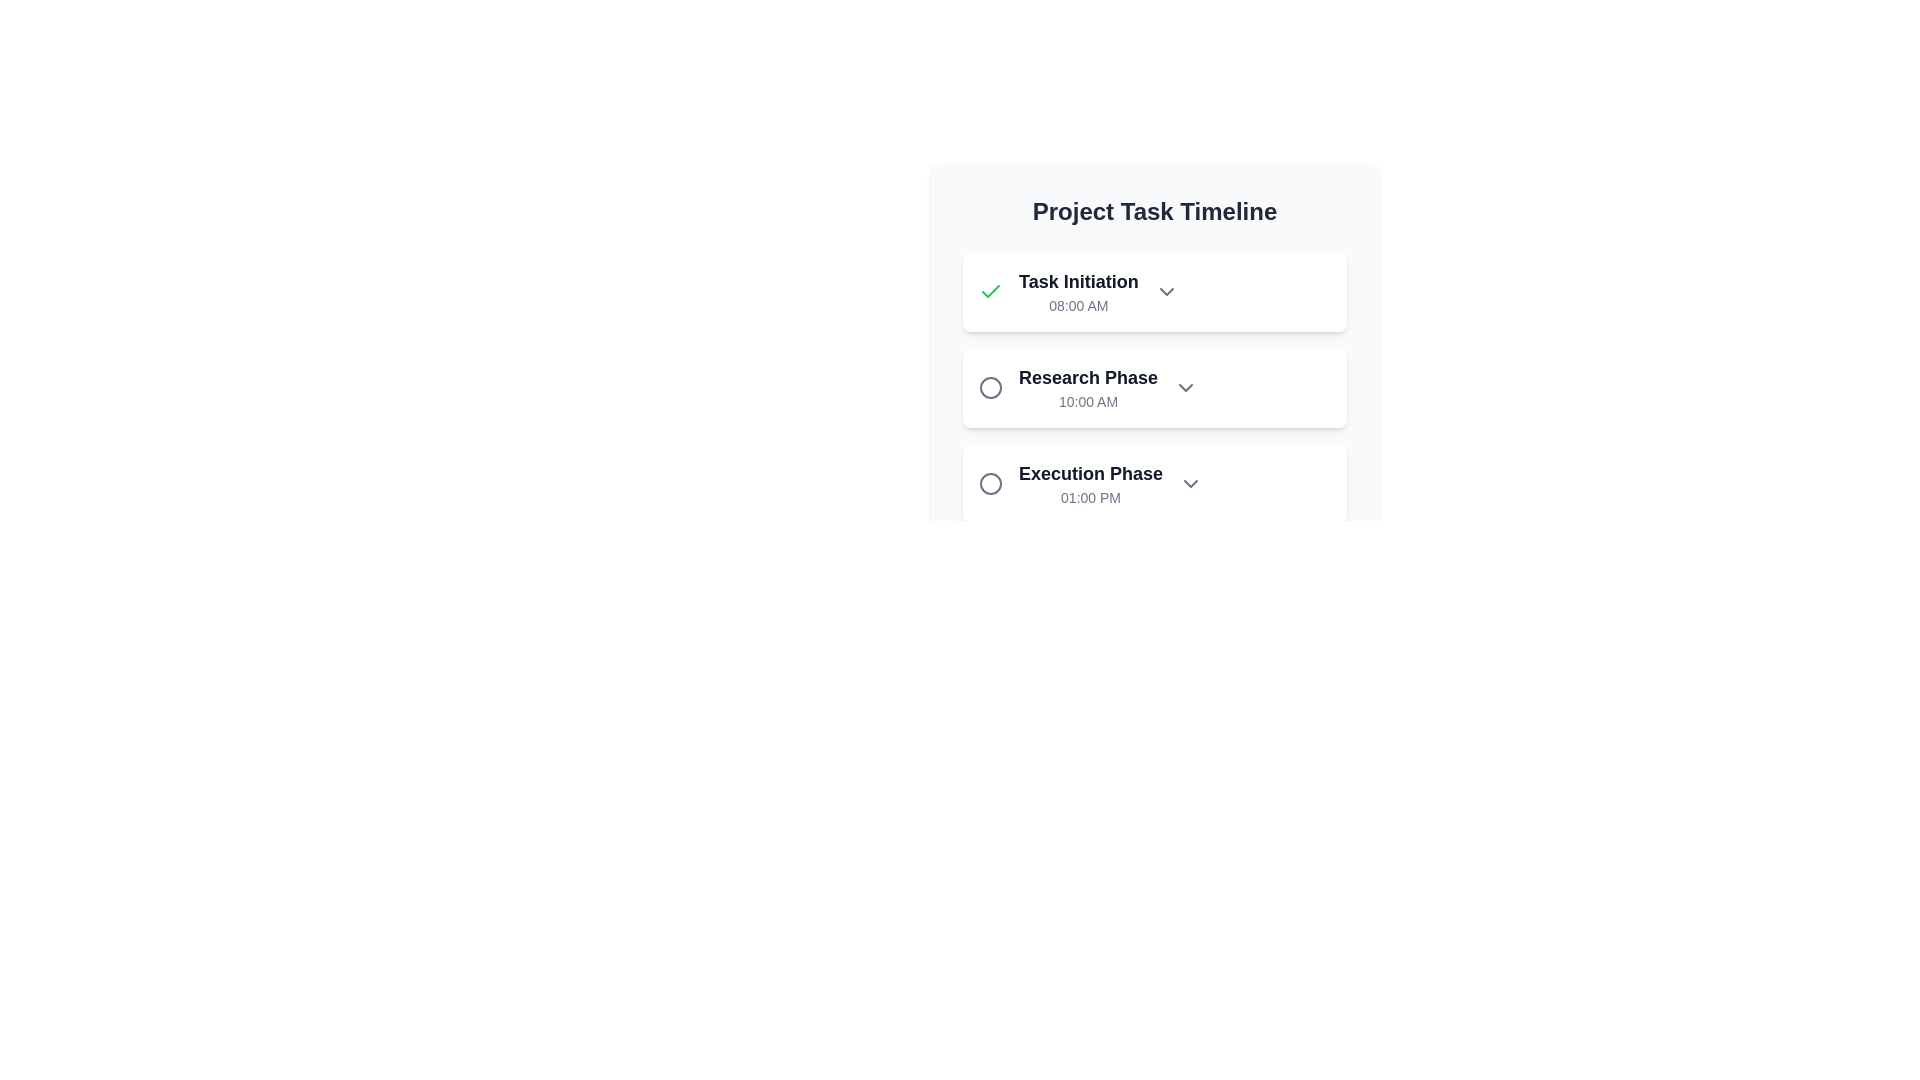 This screenshot has width=1920, height=1080. What do you see at coordinates (990, 292) in the screenshot?
I see `the green checkmark icon indicating the completion of the 'Task Initiation' task, located to the left of the text 'Task Initiation' and its time '08:00 AM' in the 'Project Task Timeline' list` at bounding box center [990, 292].